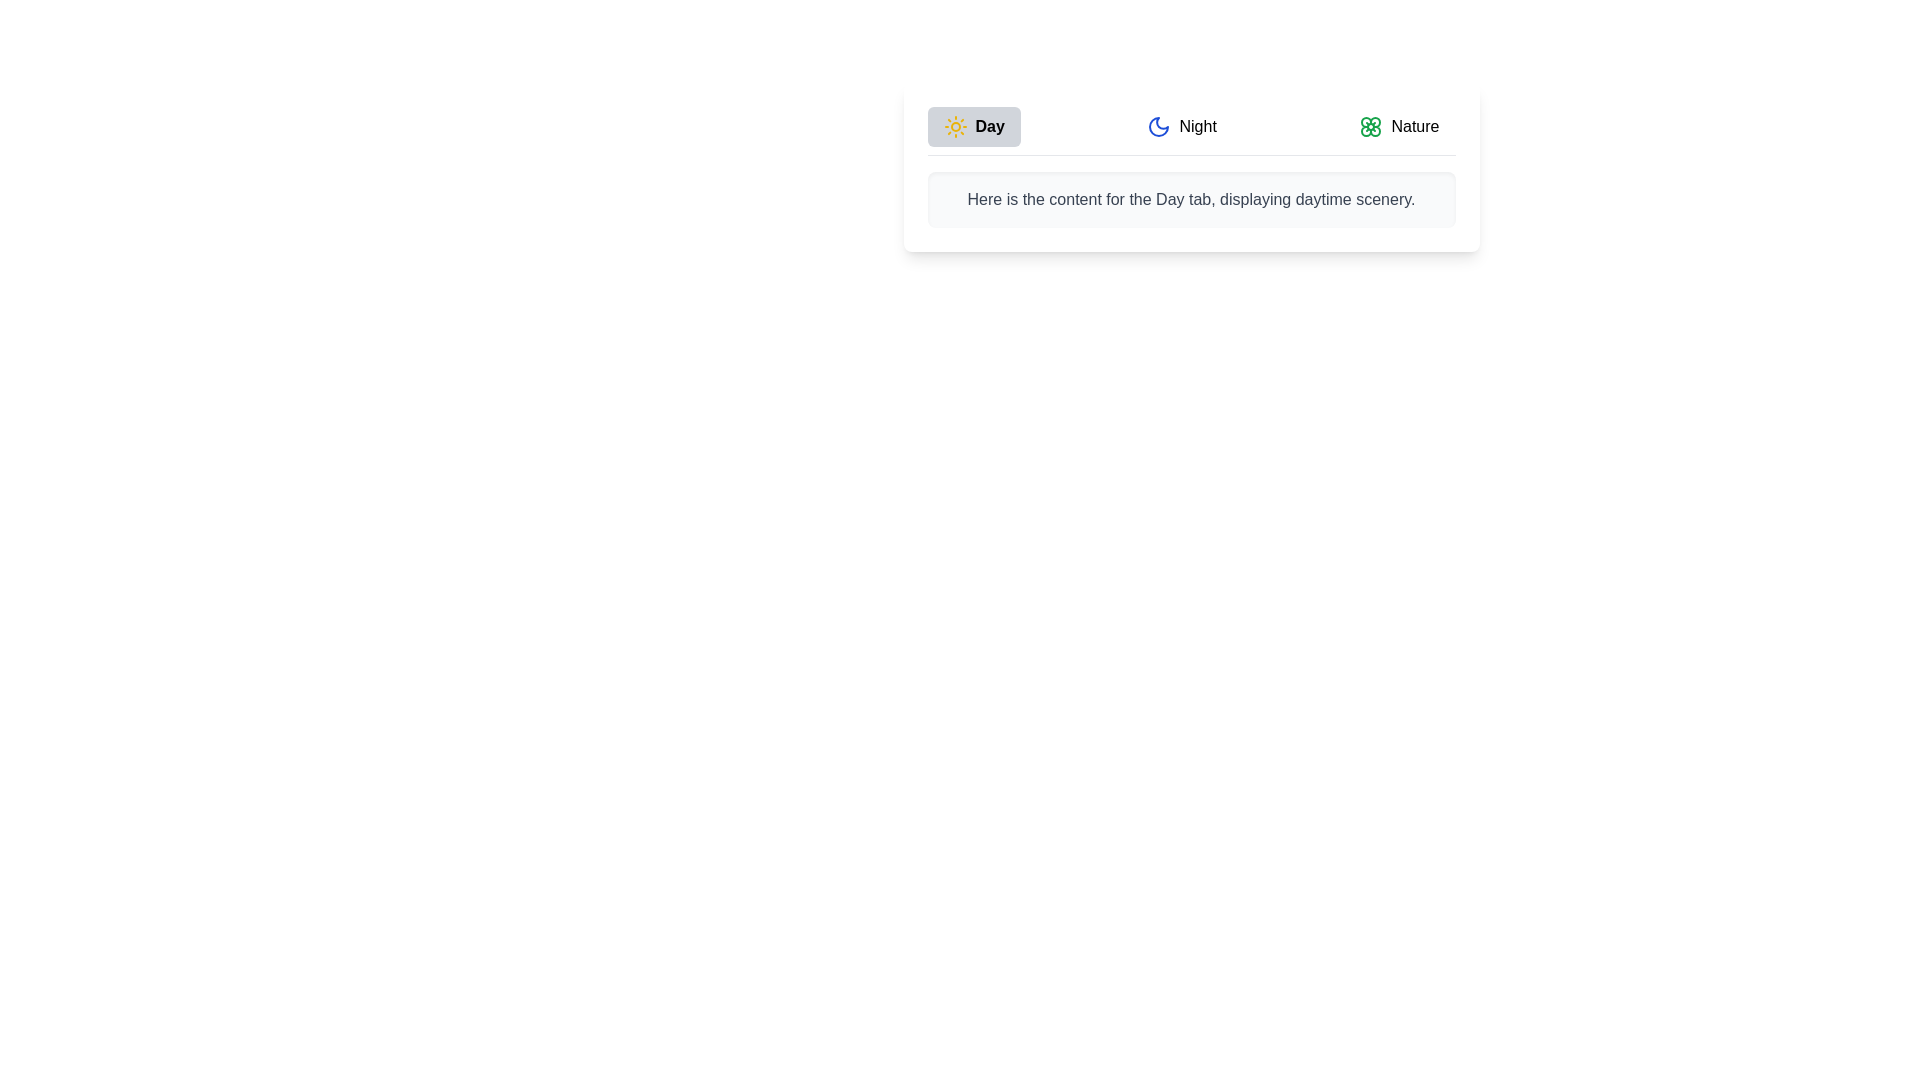 This screenshot has width=1920, height=1080. I want to click on the Night tab by clicking on its respective button, so click(1181, 127).